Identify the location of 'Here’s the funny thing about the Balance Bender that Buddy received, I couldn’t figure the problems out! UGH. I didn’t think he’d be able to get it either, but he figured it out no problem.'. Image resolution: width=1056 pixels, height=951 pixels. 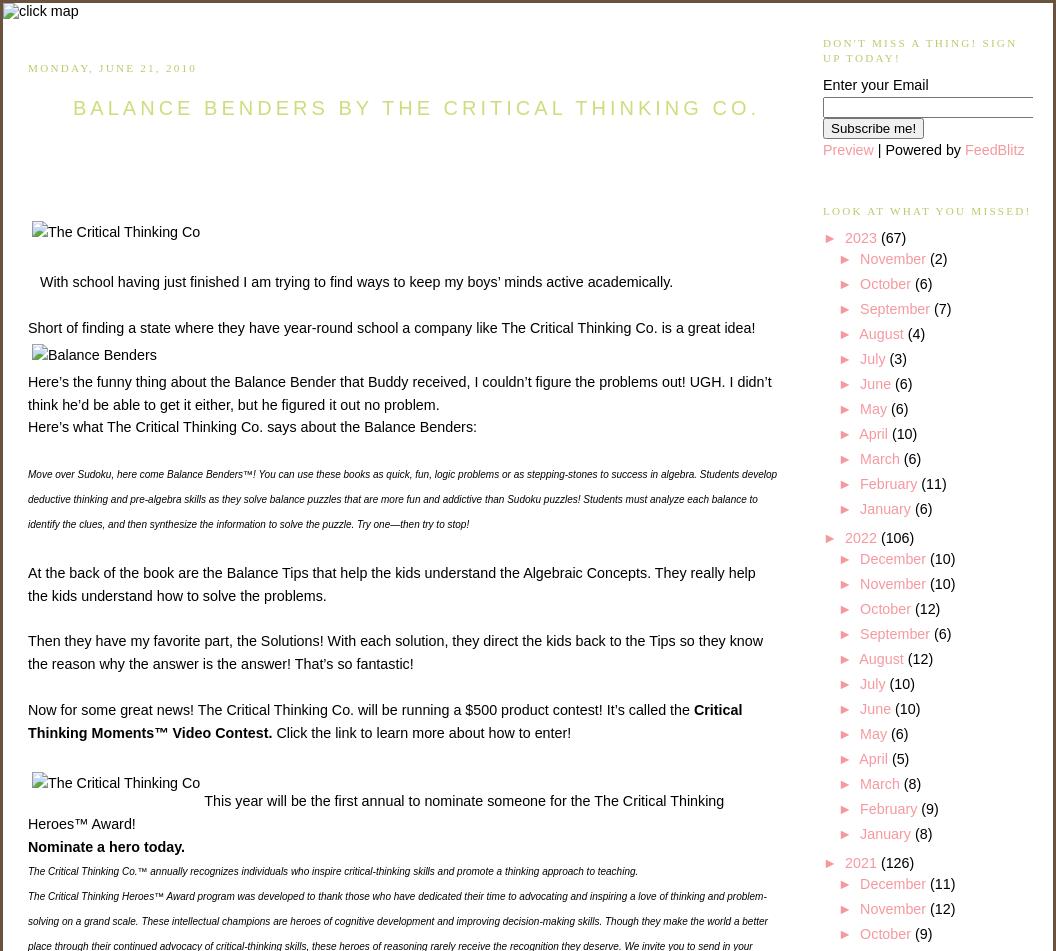
(399, 392).